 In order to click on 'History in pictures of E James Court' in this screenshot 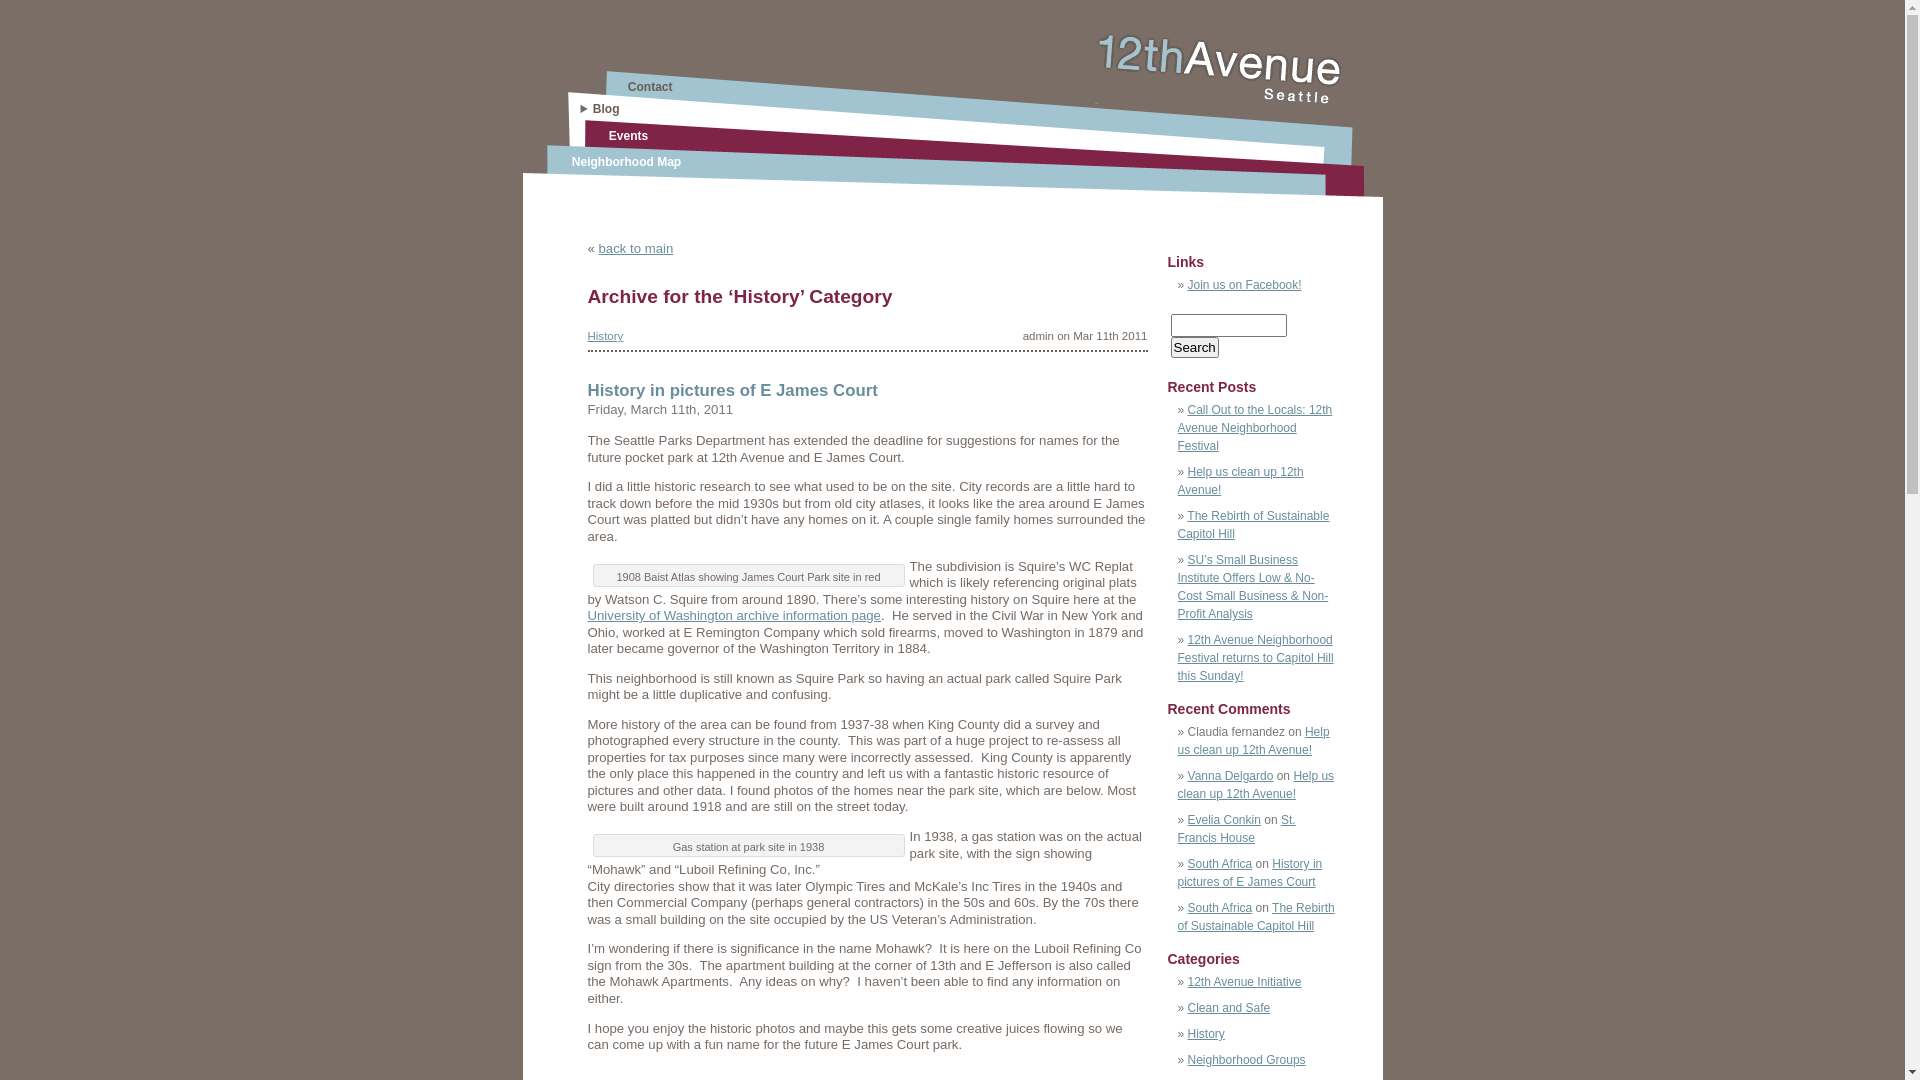, I will do `click(1249, 871)`.